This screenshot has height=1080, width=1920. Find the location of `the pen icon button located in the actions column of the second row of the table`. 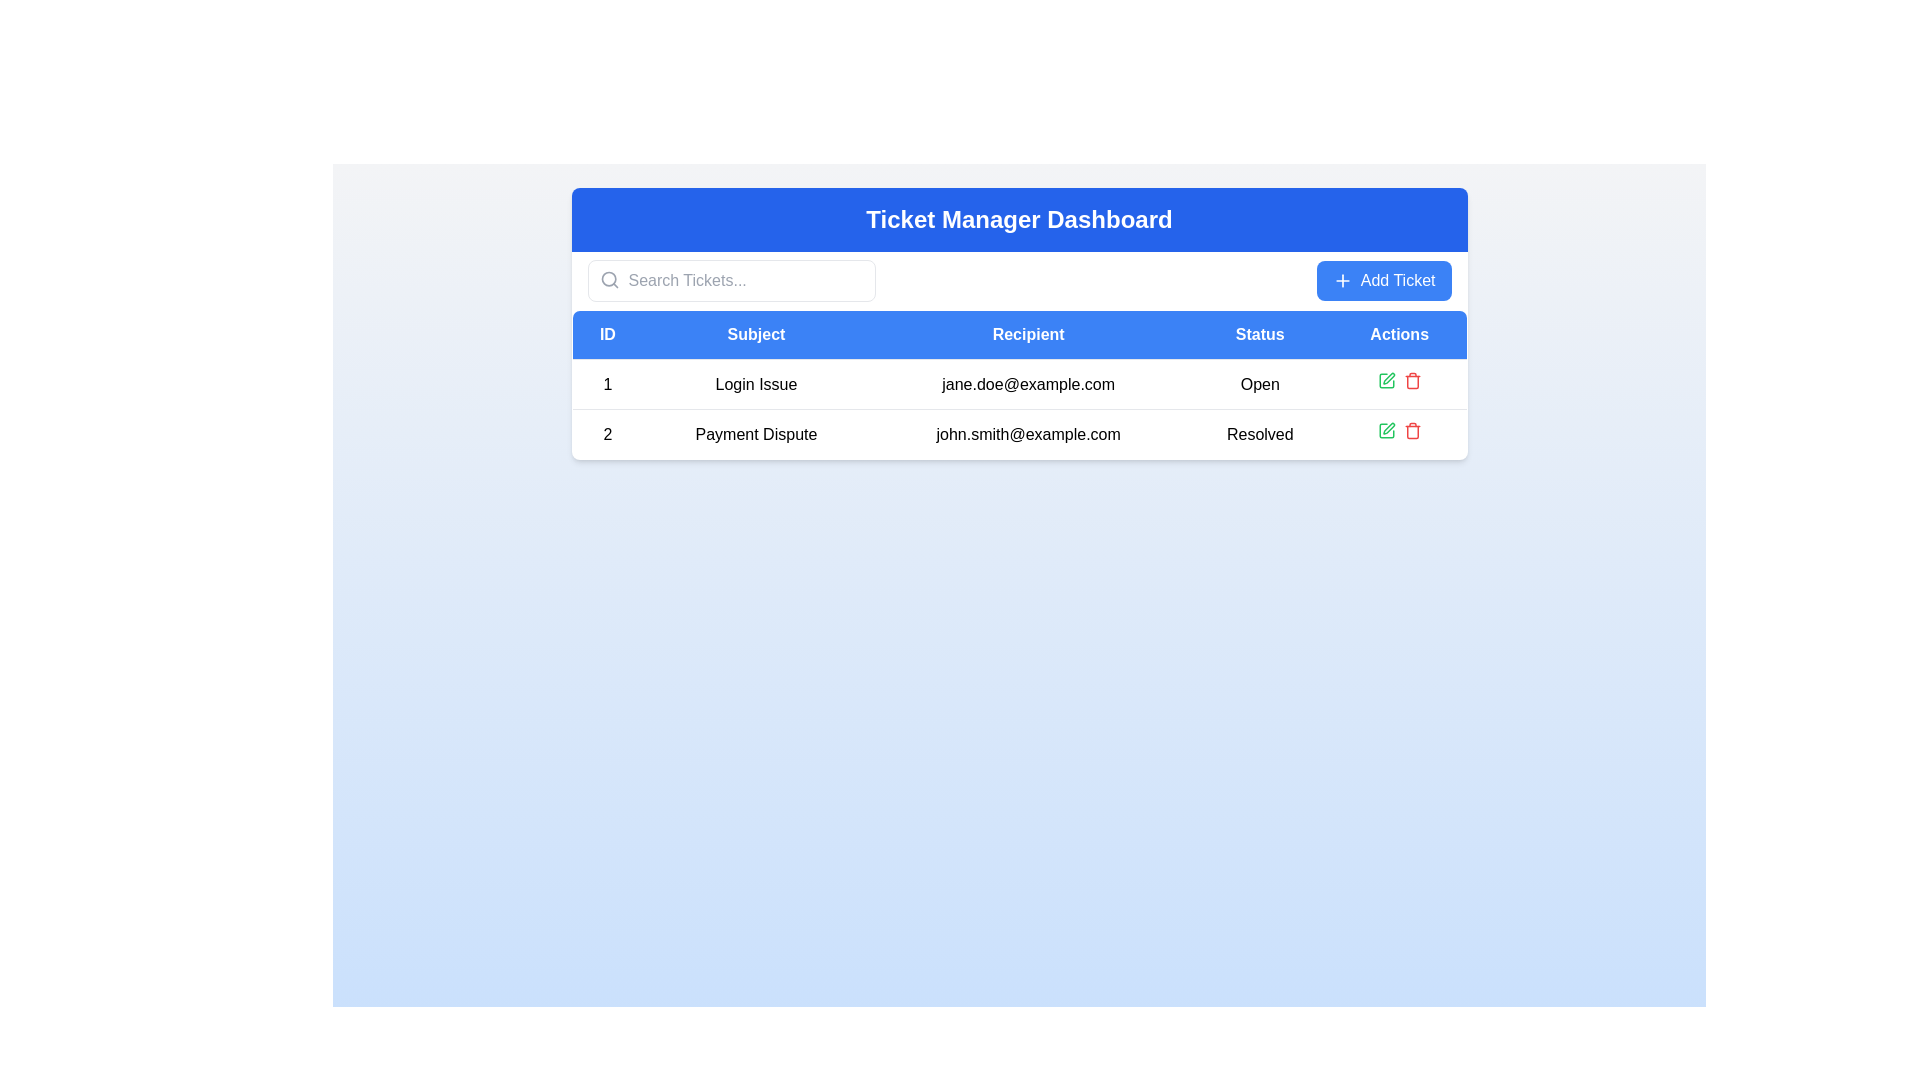

the pen icon button located in the actions column of the second row of the table is located at coordinates (1387, 427).